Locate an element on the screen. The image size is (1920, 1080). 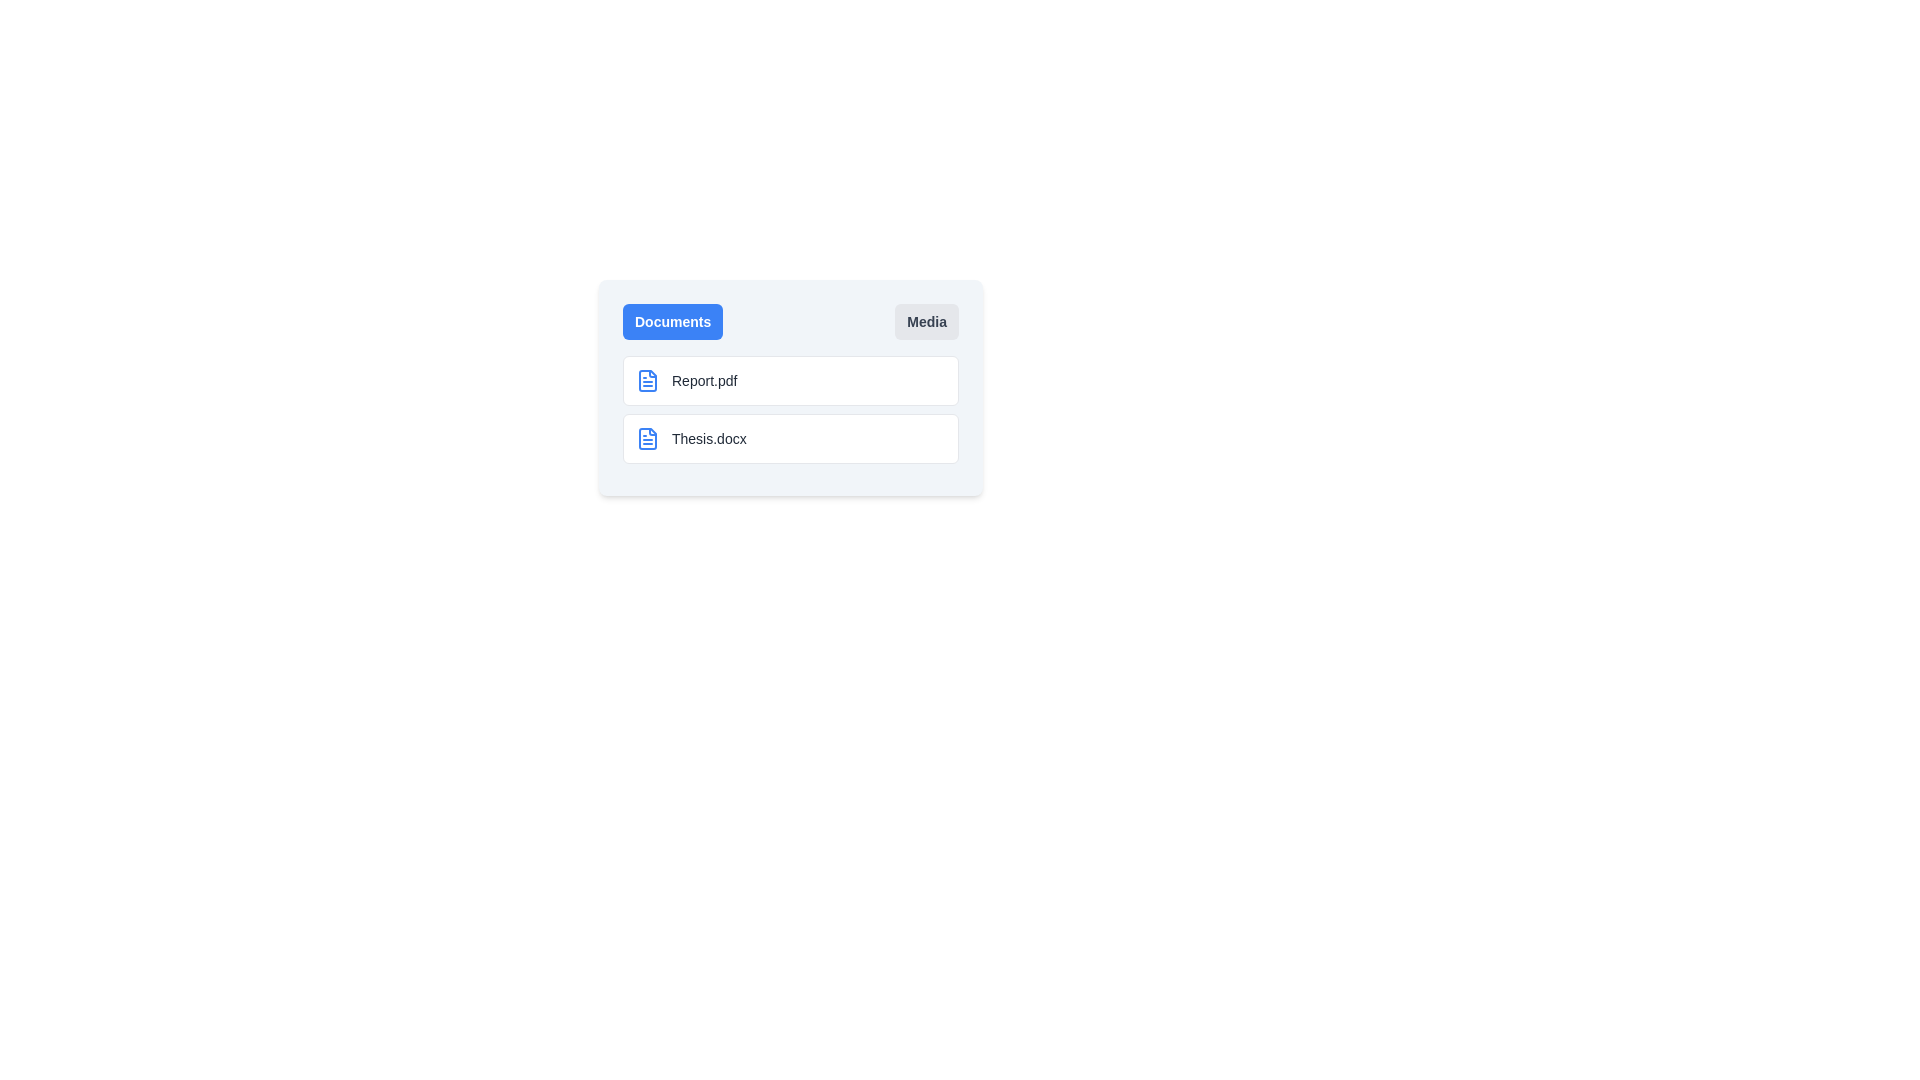
the 'Media' tab selector button, which is positioned to the right of the blue 'Documents' button in the upper section of the interface is located at coordinates (926, 320).